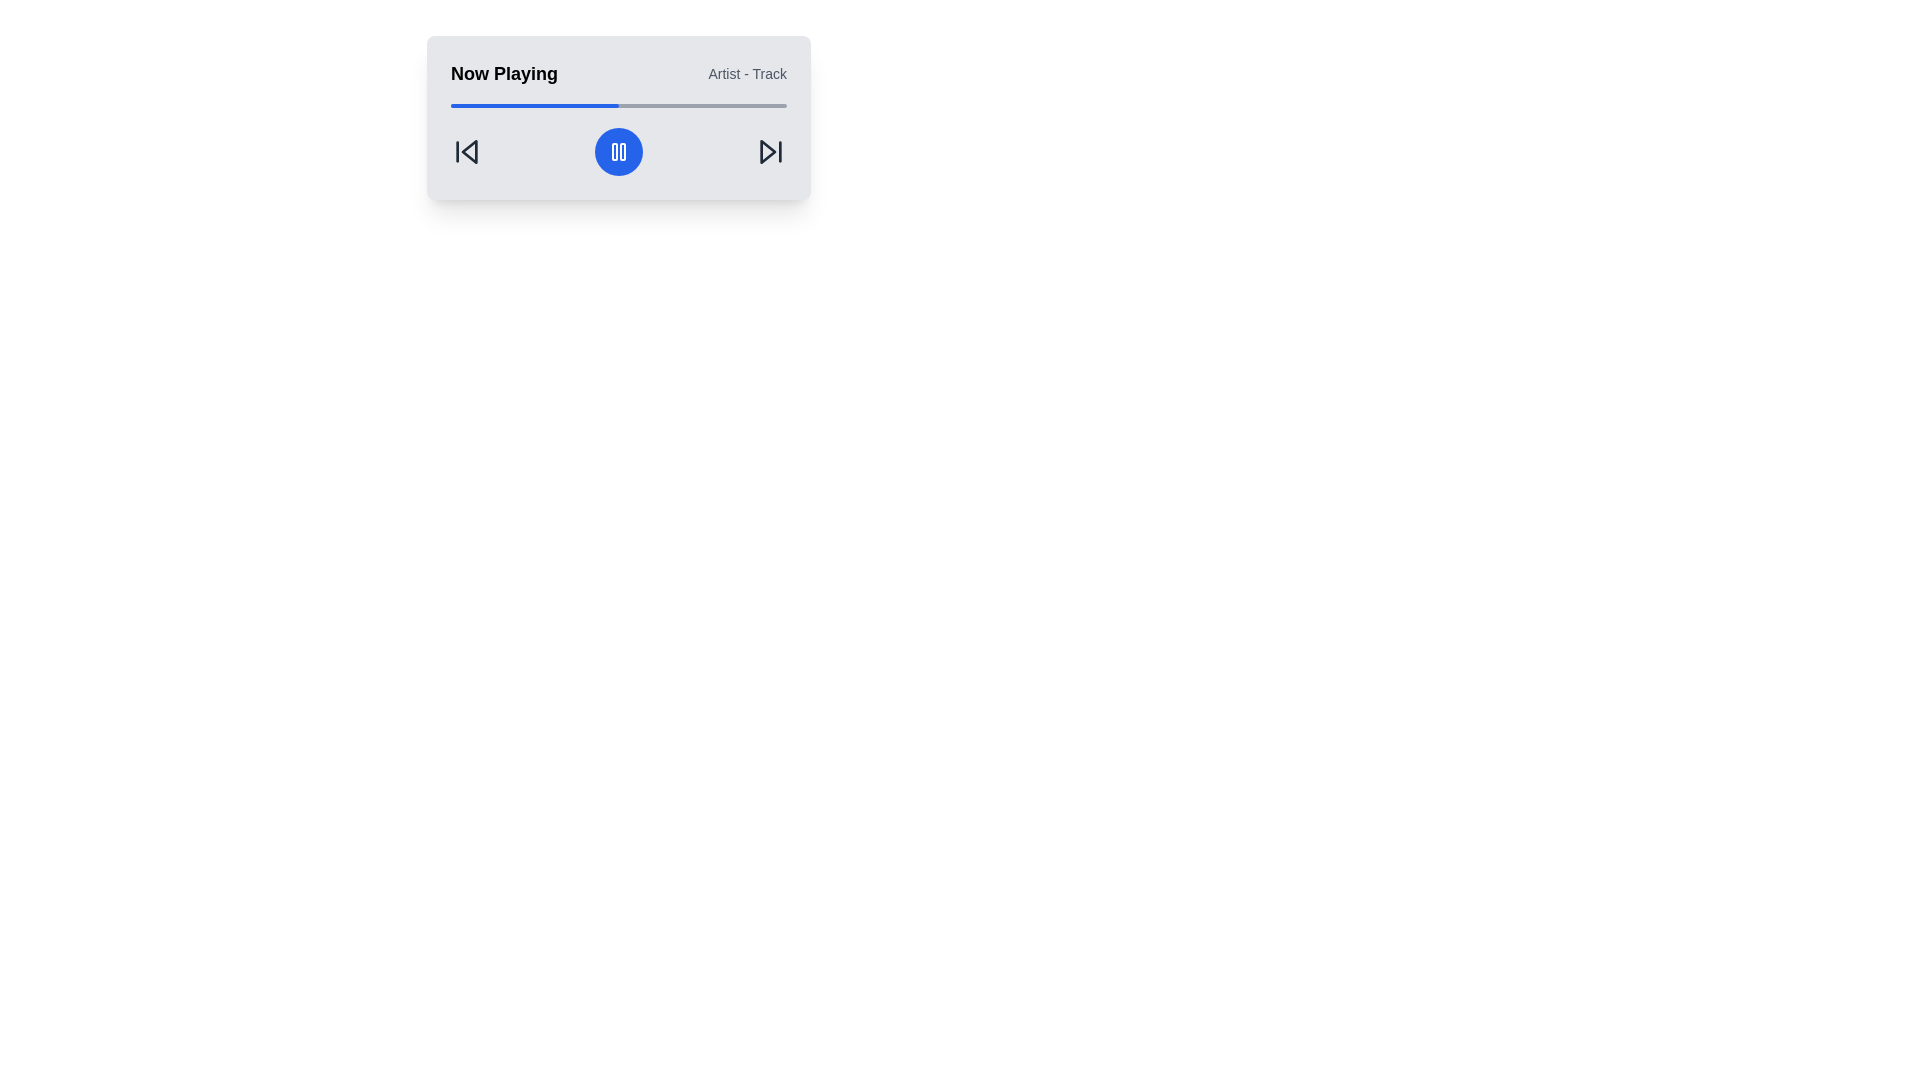  Describe the element at coordinates (508, 105) in the screenshot. I see `the progress of the bar` at that location.